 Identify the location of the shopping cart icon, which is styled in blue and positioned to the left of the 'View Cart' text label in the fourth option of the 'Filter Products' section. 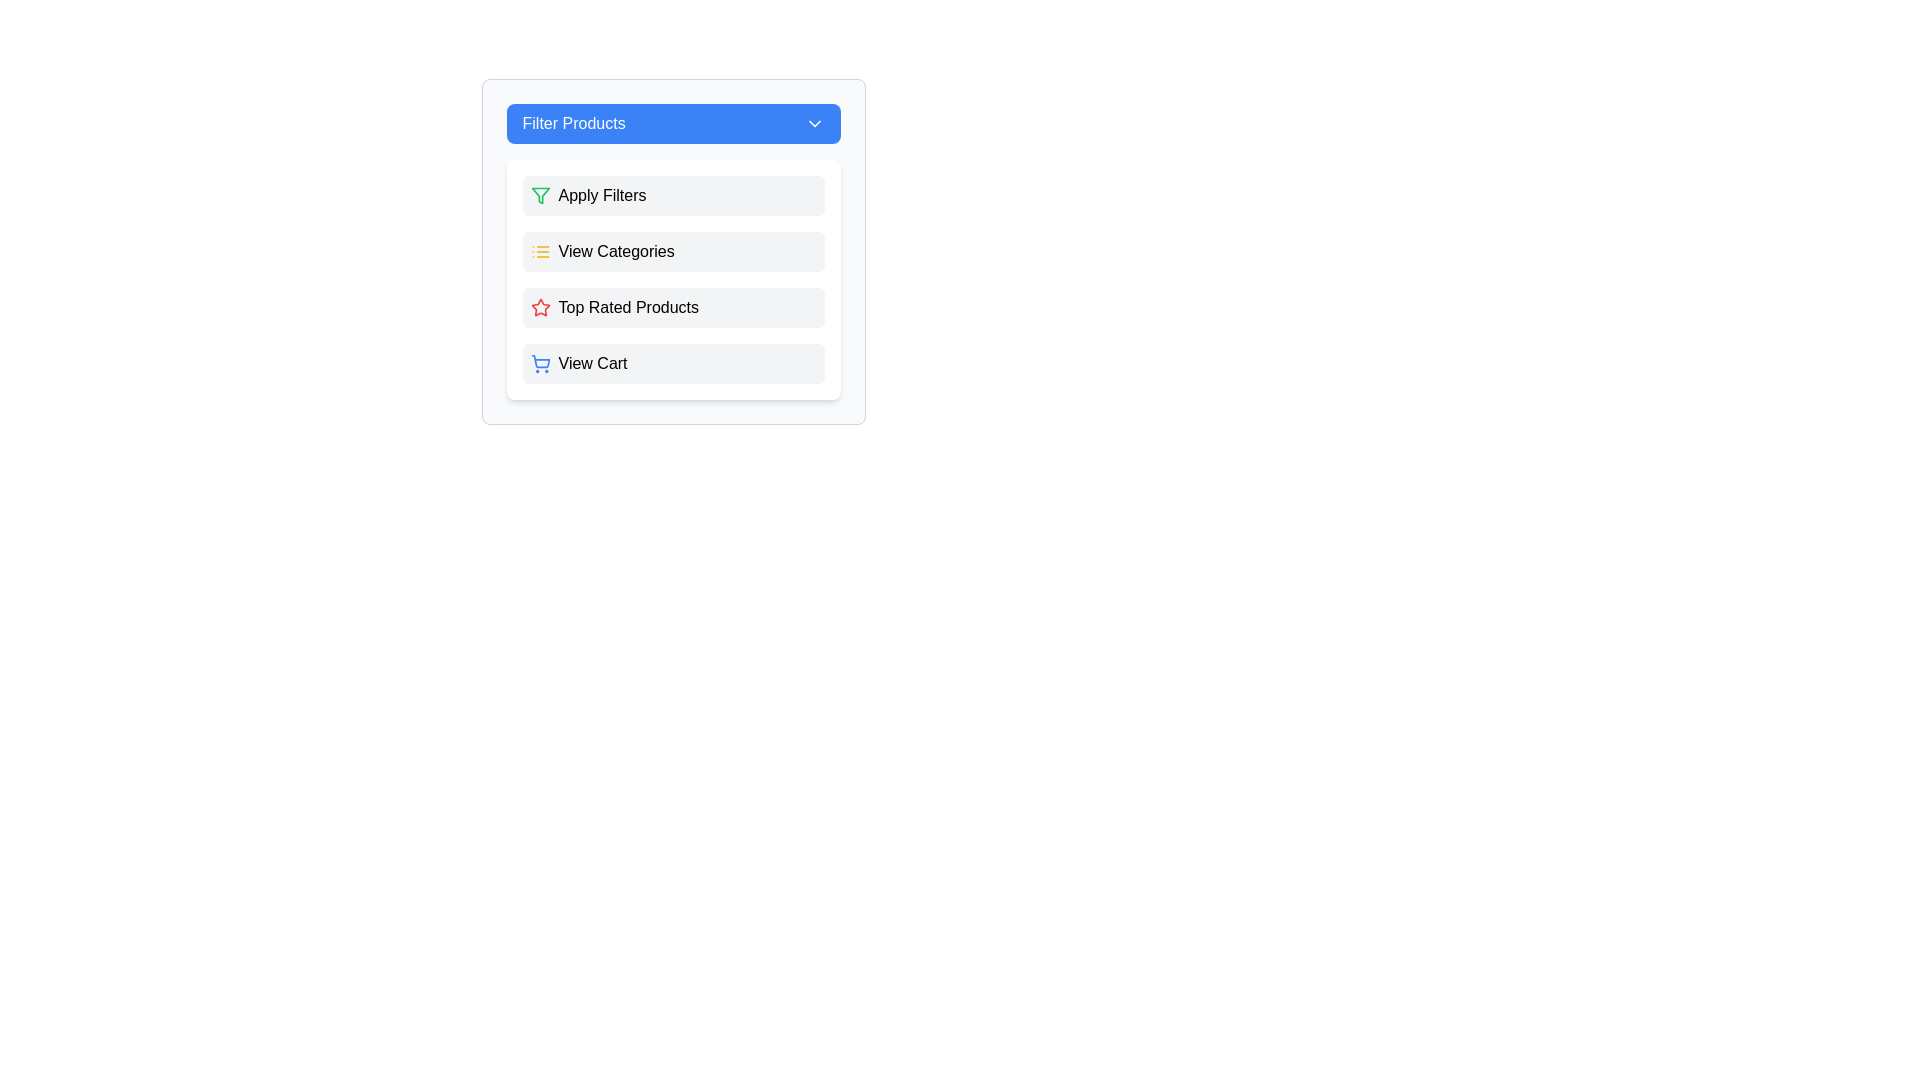
(540, 363).